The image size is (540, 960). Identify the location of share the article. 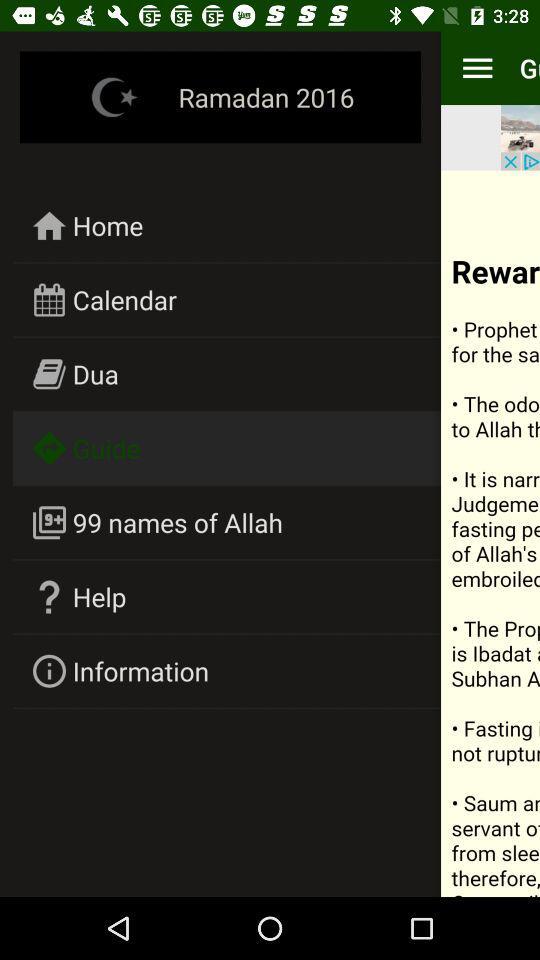
(489, 532).